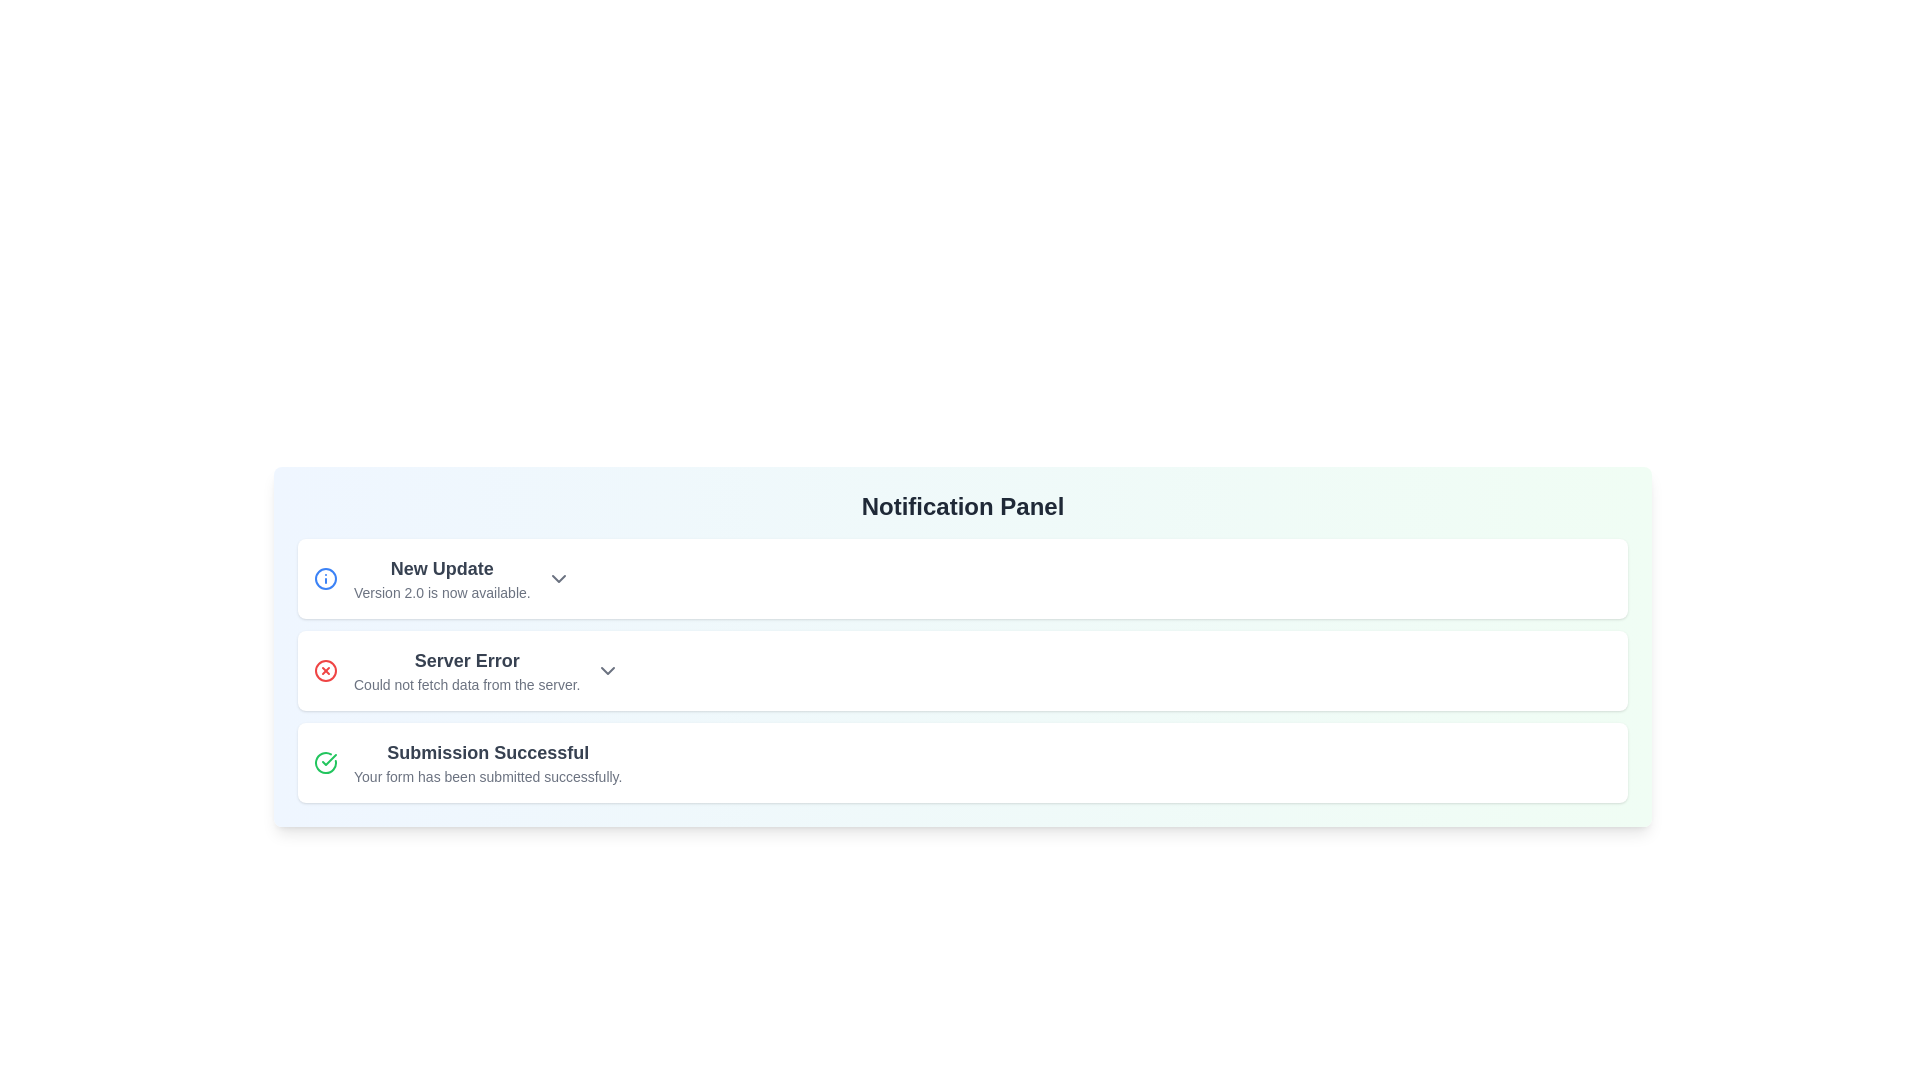 The image size is (1920, 1080). I want to click on error message displayed in the text block titled 'Server Error' which indicates a failure to fetch data from the server, so click(466, 671).